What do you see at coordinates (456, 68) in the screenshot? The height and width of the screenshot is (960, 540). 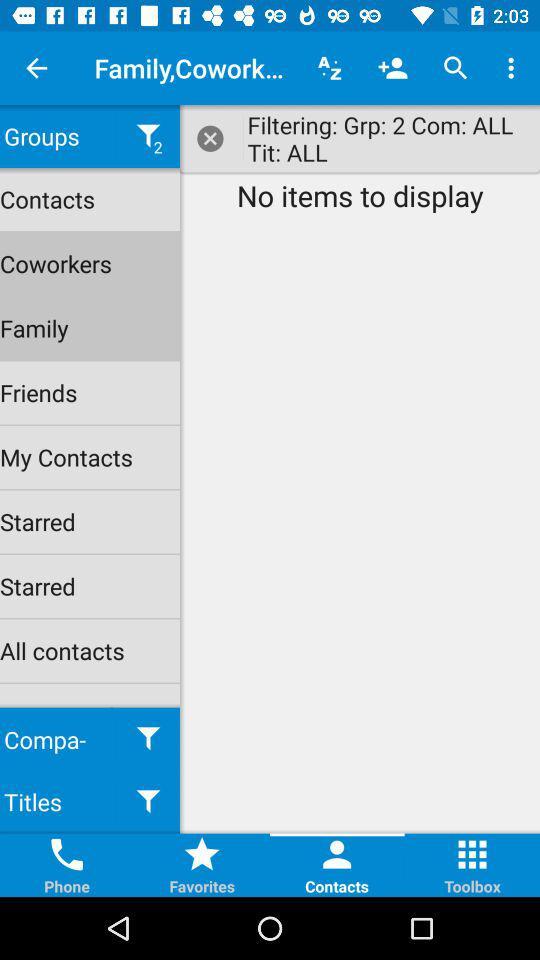 I see `search icon at the top right corner of the web page` at bounding box center [456, 68].